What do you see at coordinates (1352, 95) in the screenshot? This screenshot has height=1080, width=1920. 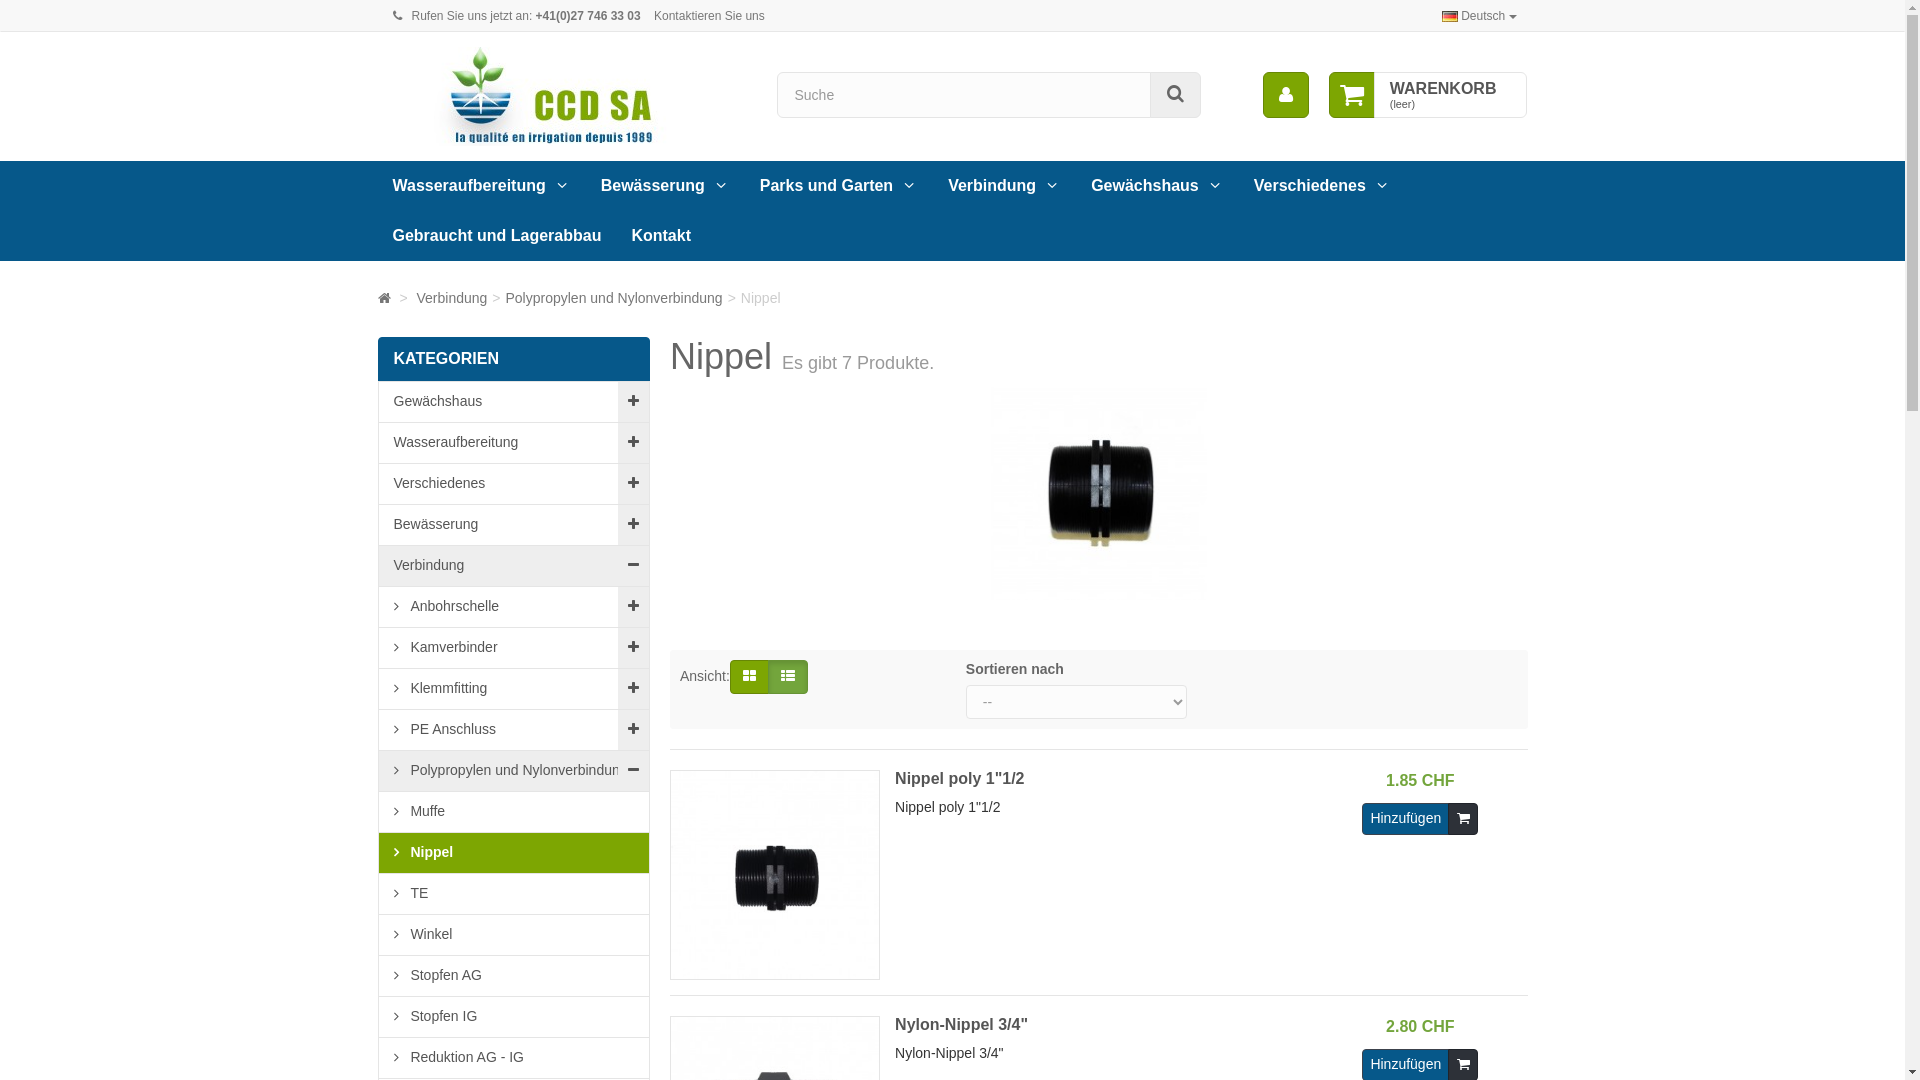 I see `'Ansehen mein Warenkorb'` at bounding box center [1352, 95].